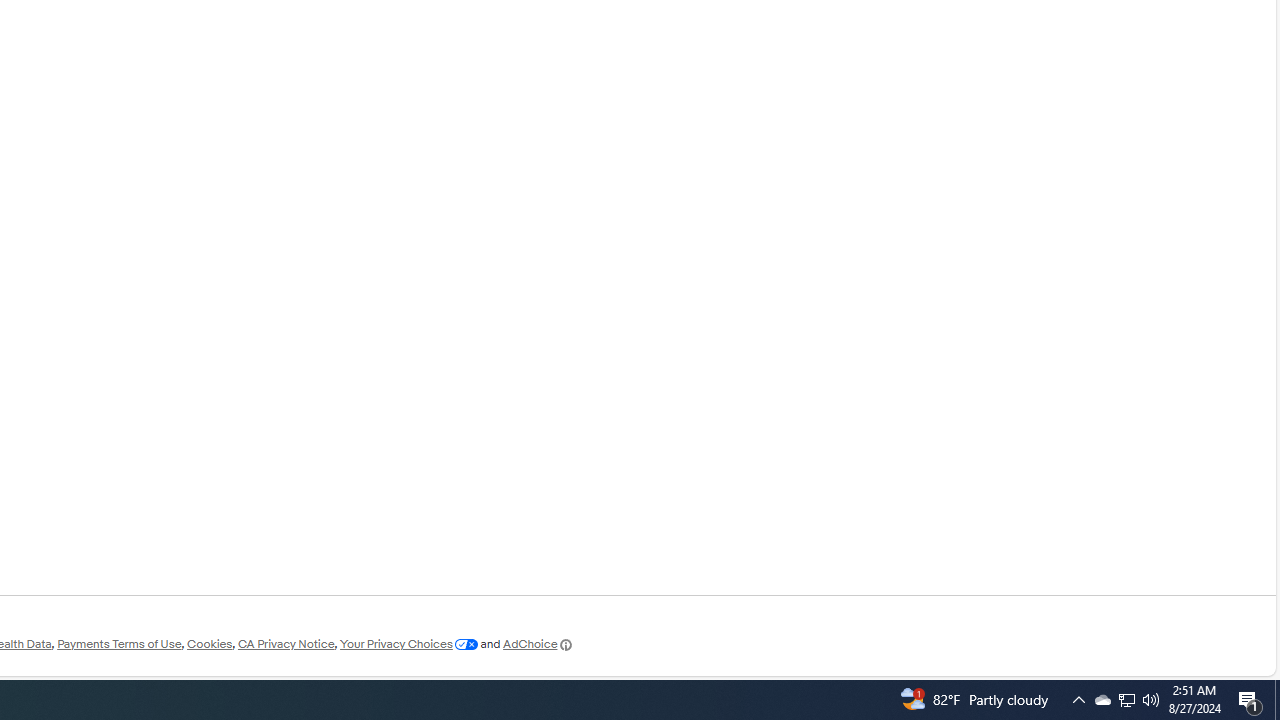  I want to click on 'Your Privacy Choices', so click(407, 644).